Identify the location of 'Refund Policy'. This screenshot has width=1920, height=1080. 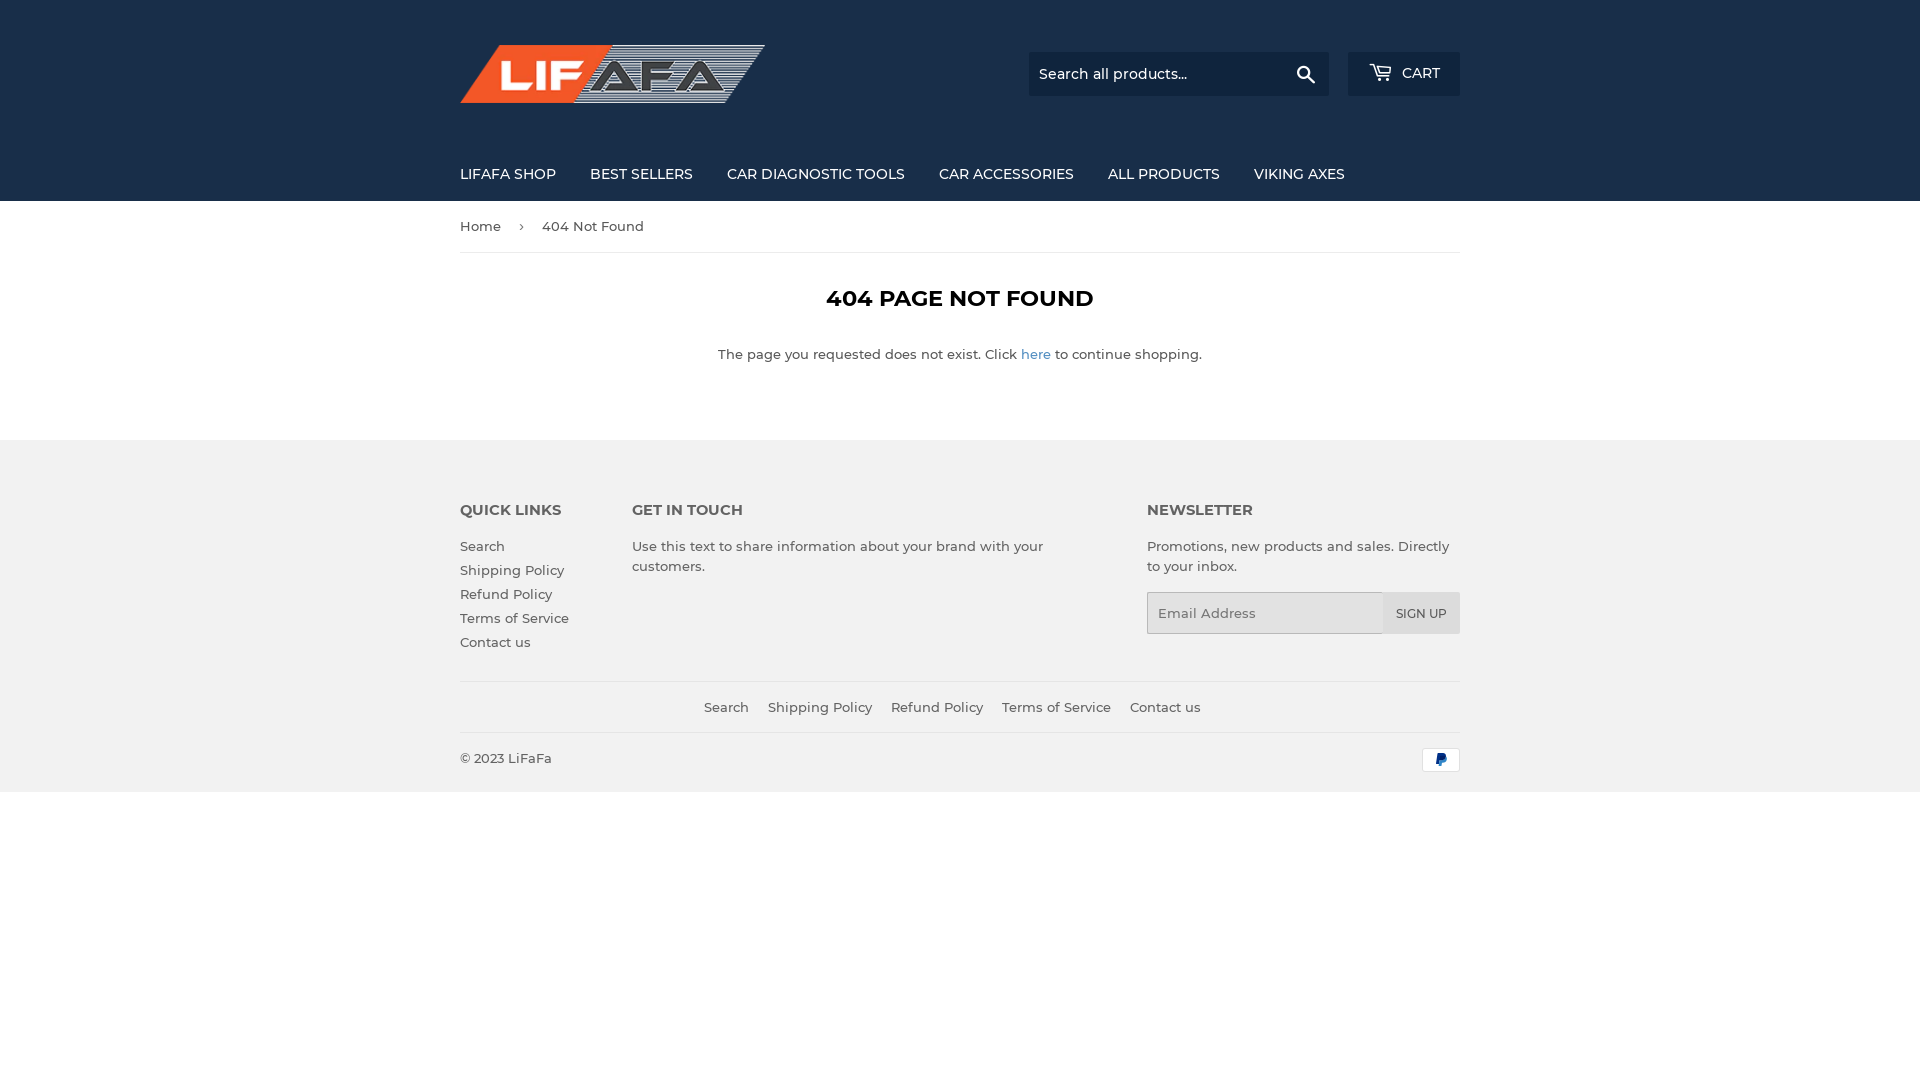
(505, 593).